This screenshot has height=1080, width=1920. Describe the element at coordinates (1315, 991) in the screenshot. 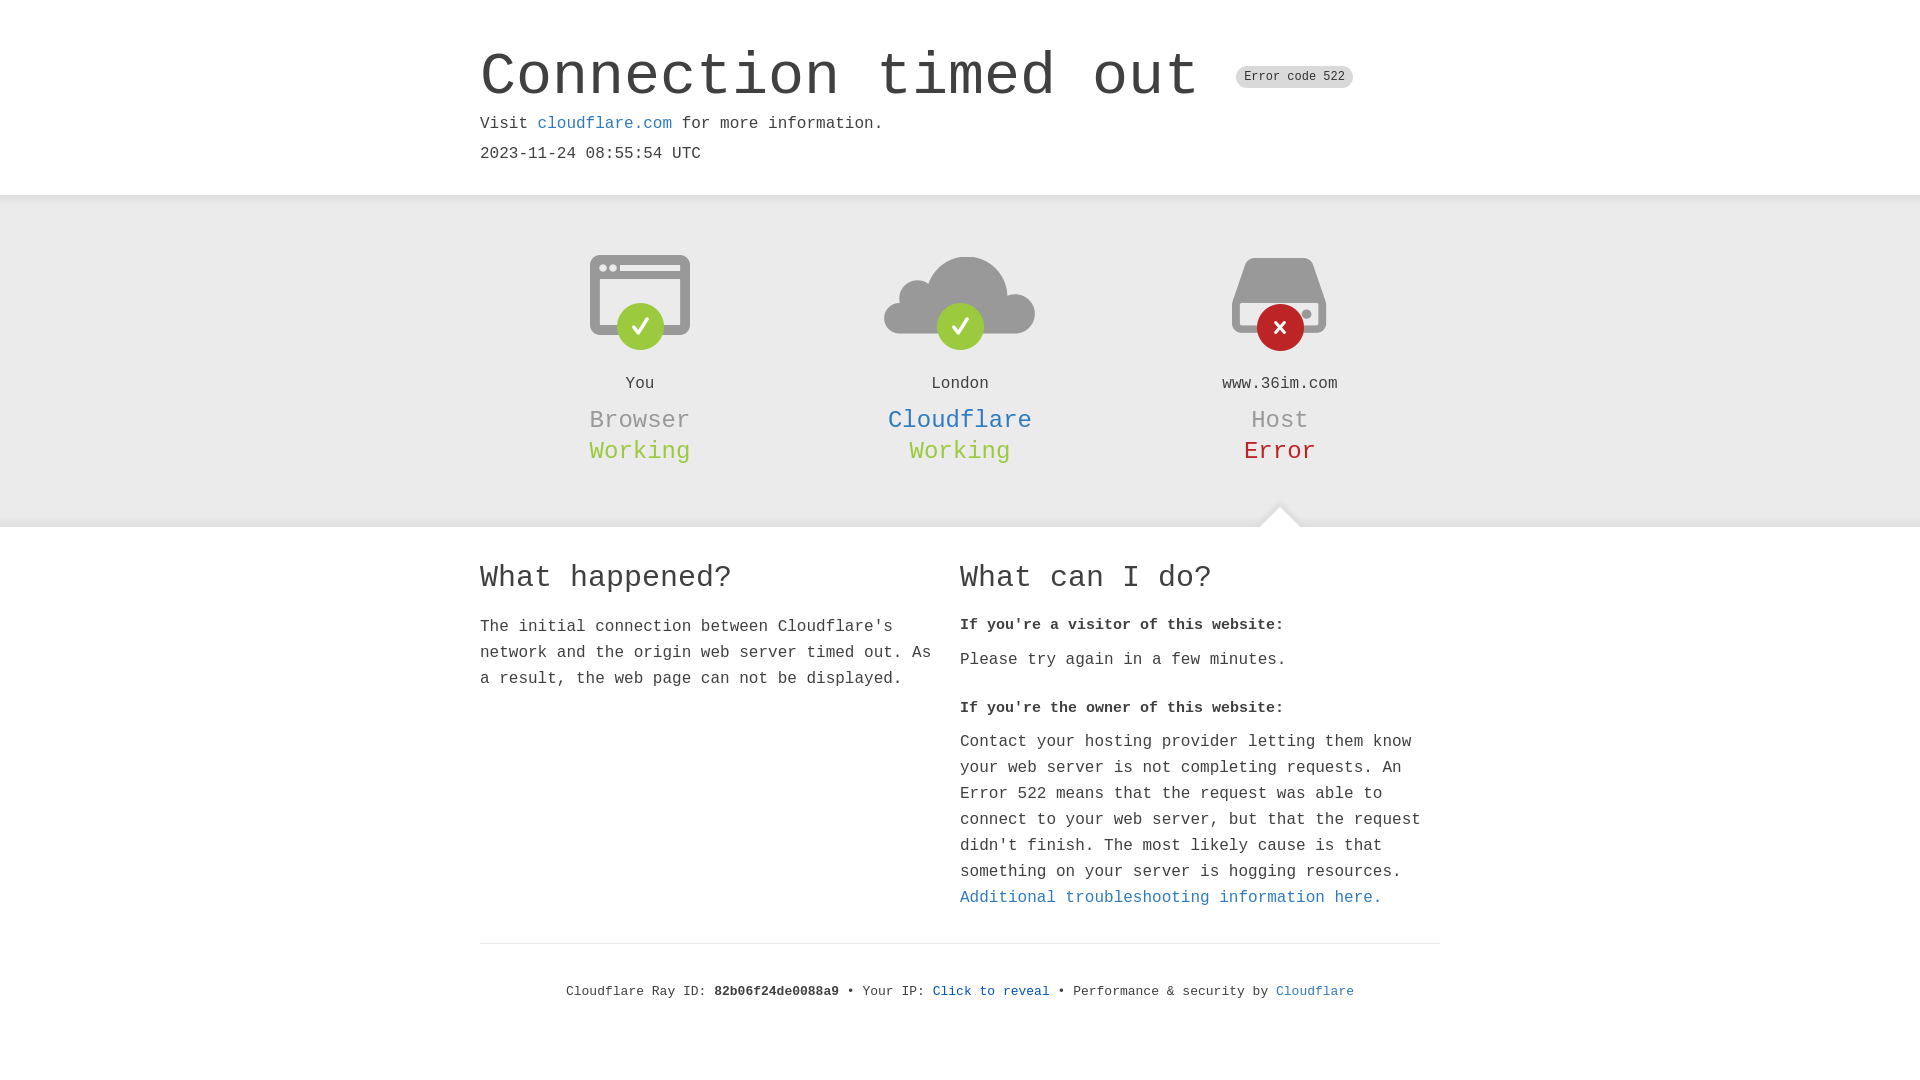

I see `'Cloudflare'` at that location.